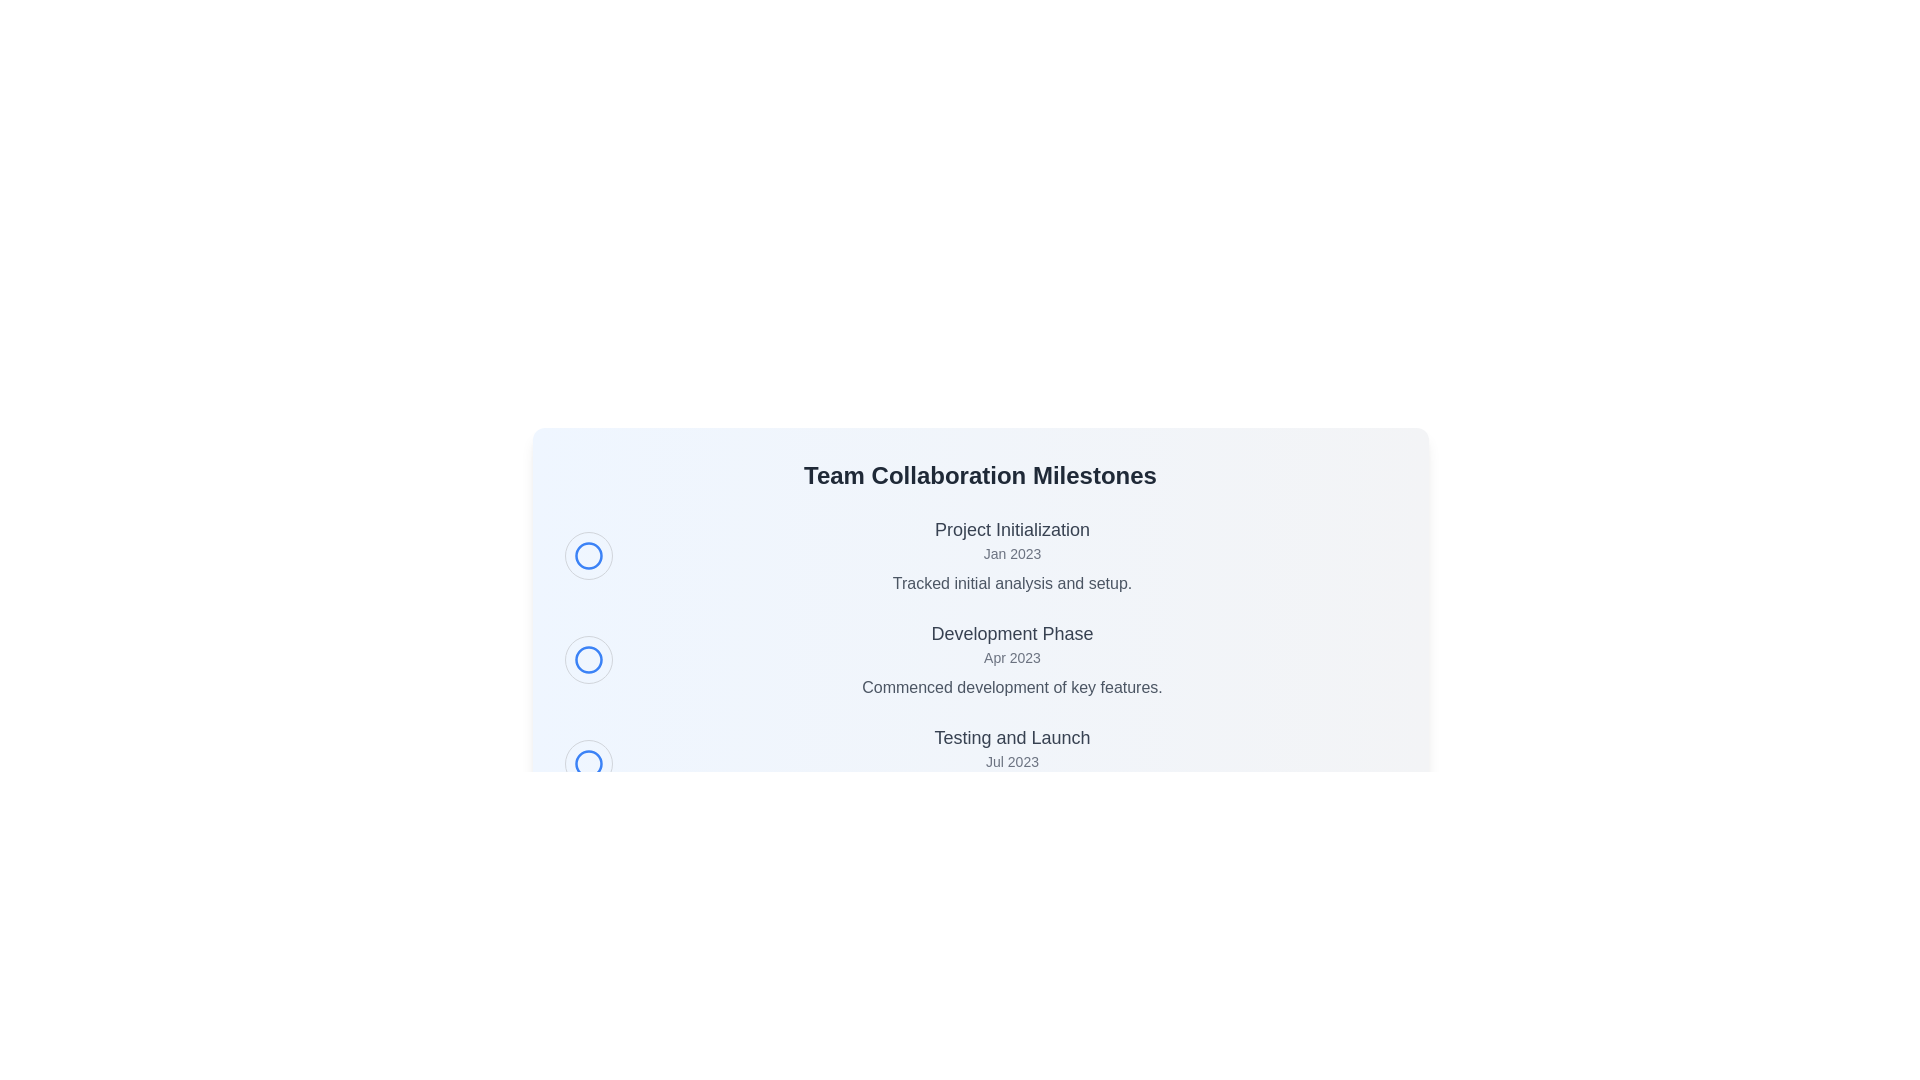 The width and height of the screenshot is (1920, 1080). I want to click on textual content of the third Timeline Milestone Item, which provides information about a specific milestone including its title, date, and description, so click(980, 763).